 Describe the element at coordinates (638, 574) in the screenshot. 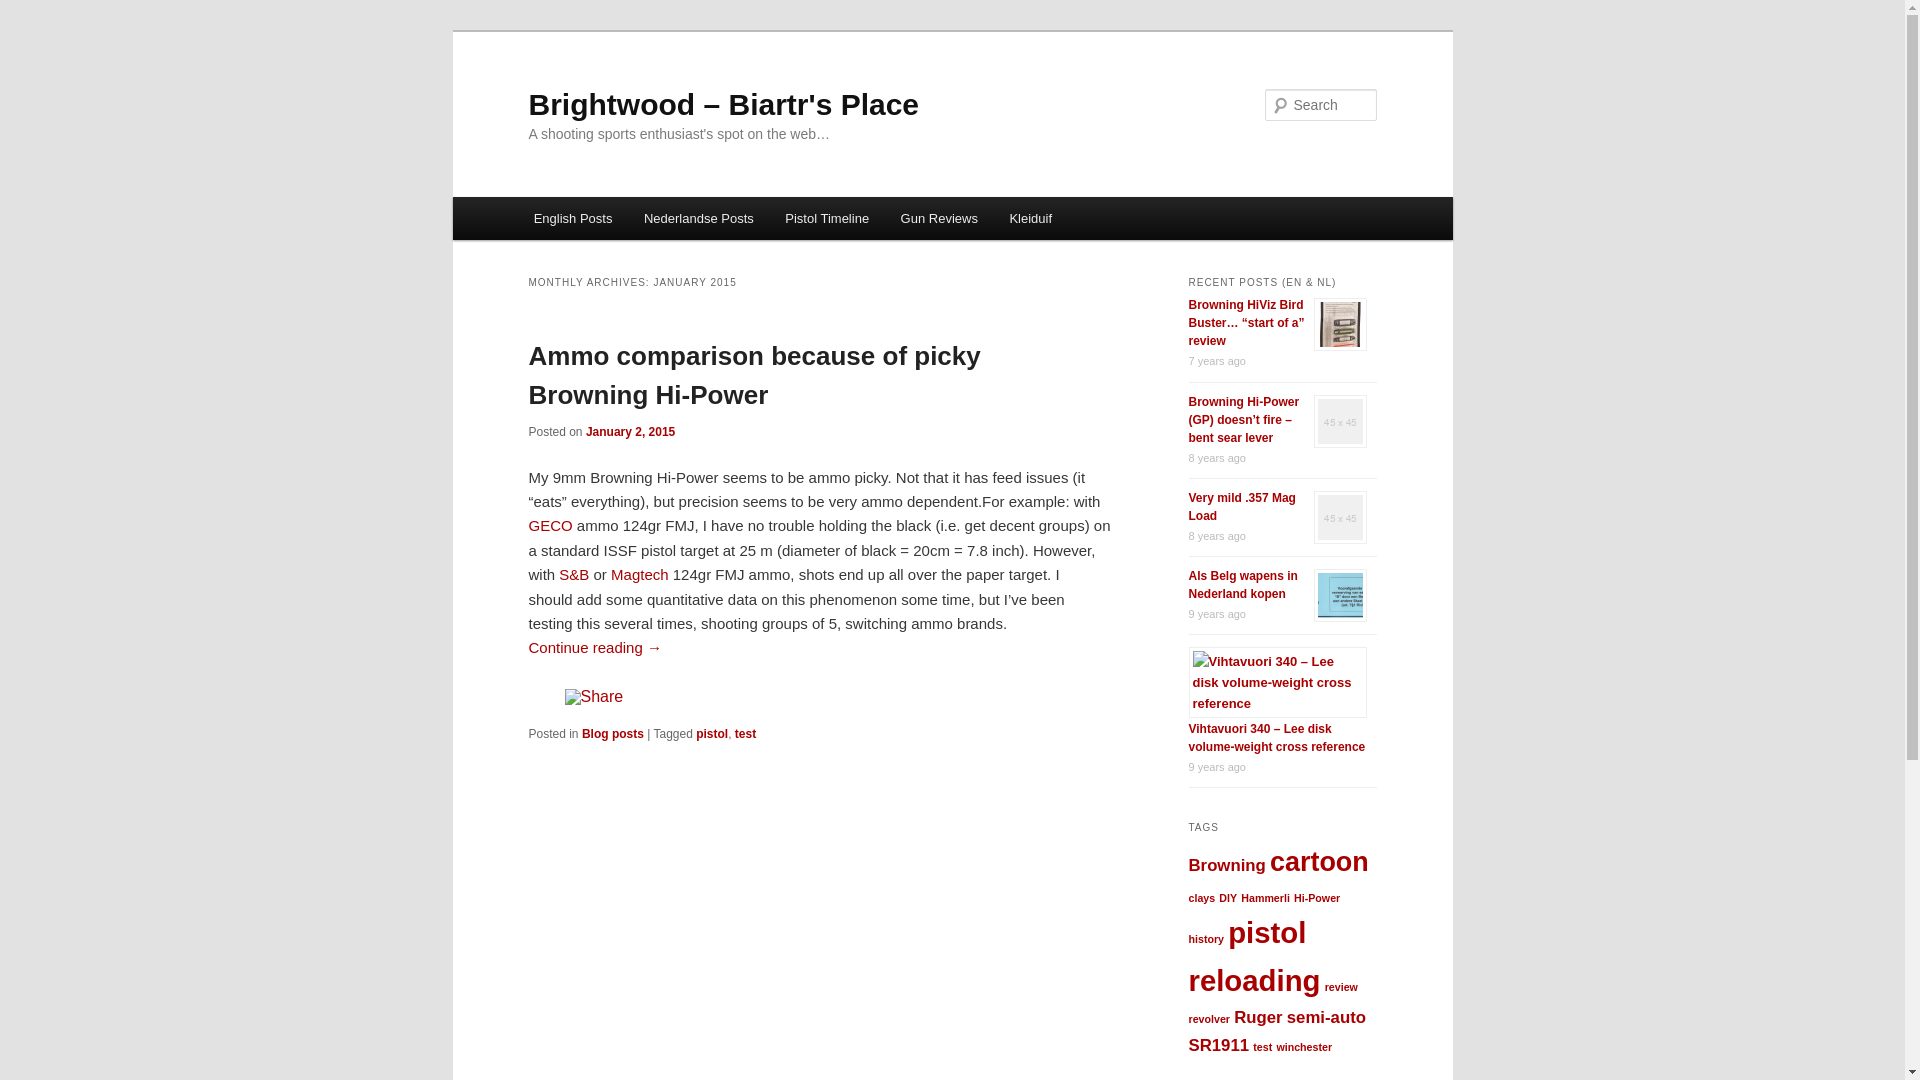

I see `'Magtech'` at that location.